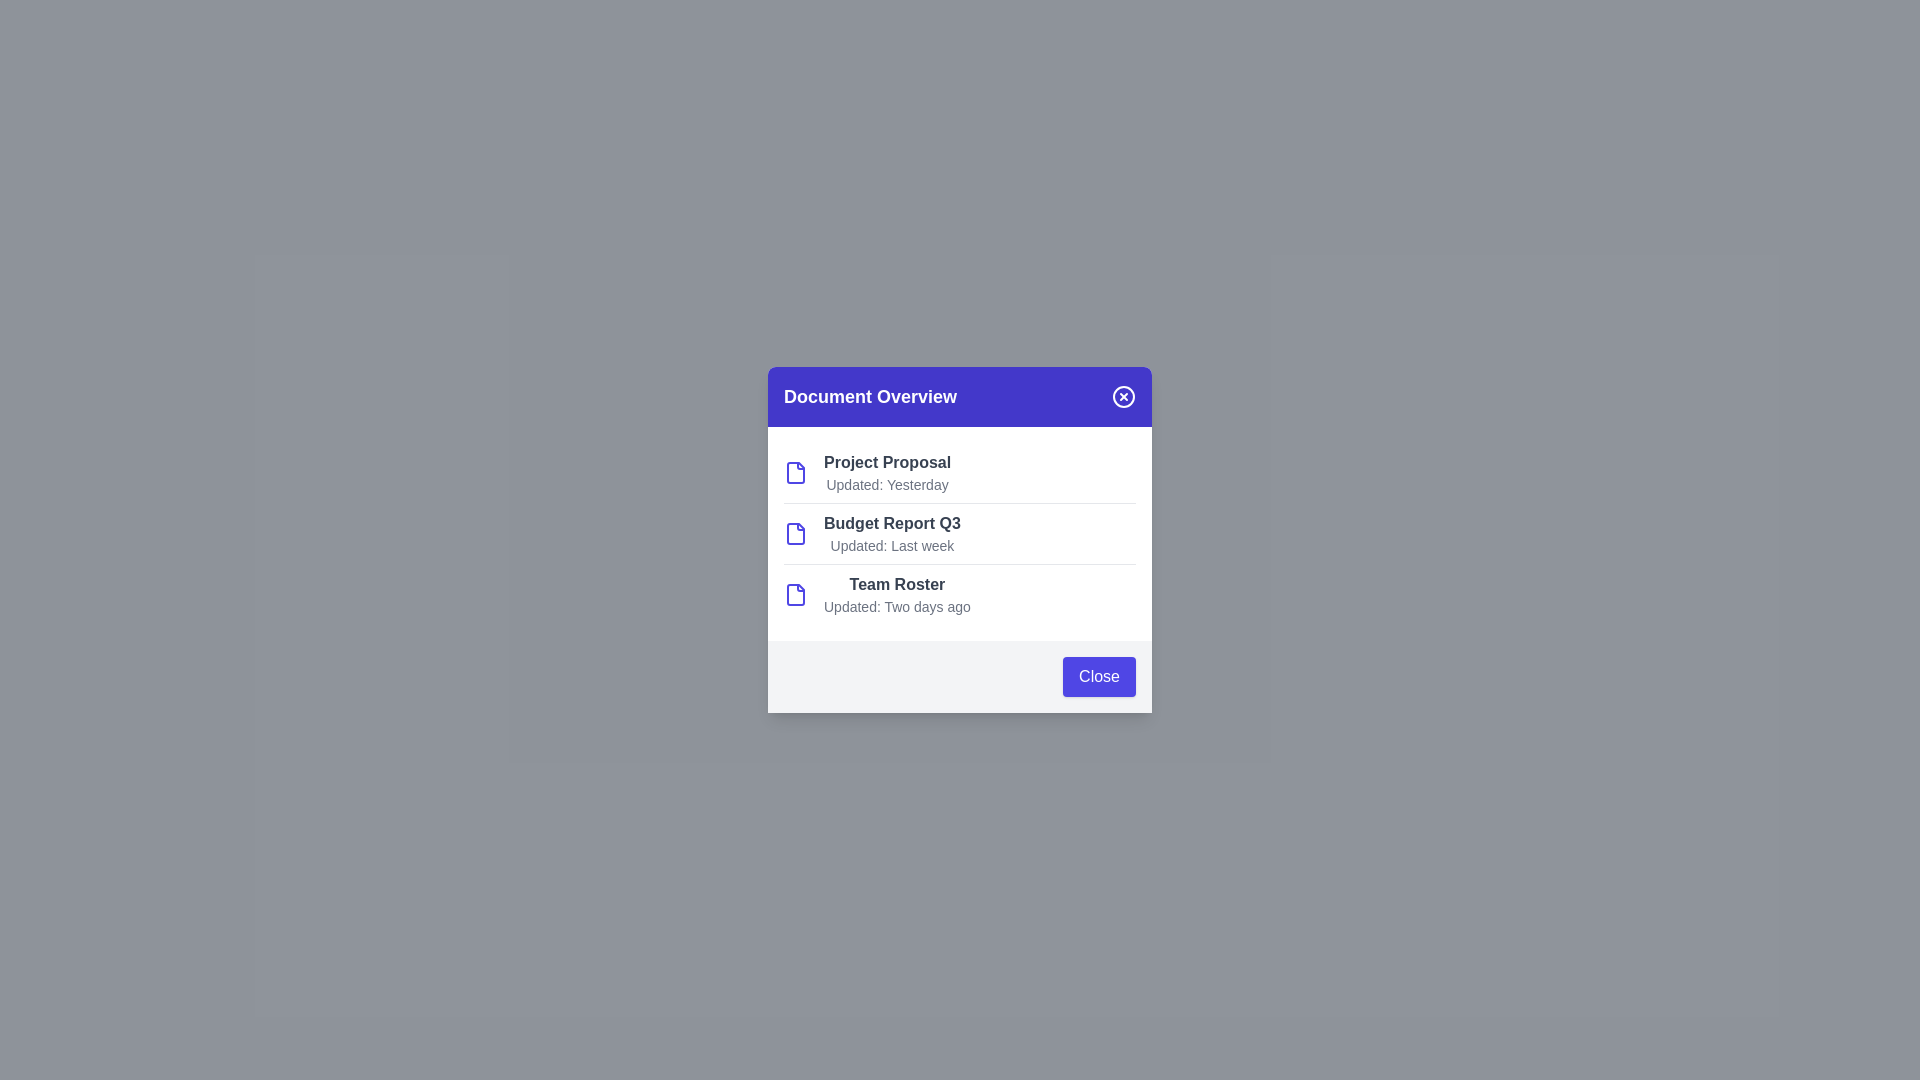  I want to click on the 'Close' button to close the dialog, so click(1098, 676).